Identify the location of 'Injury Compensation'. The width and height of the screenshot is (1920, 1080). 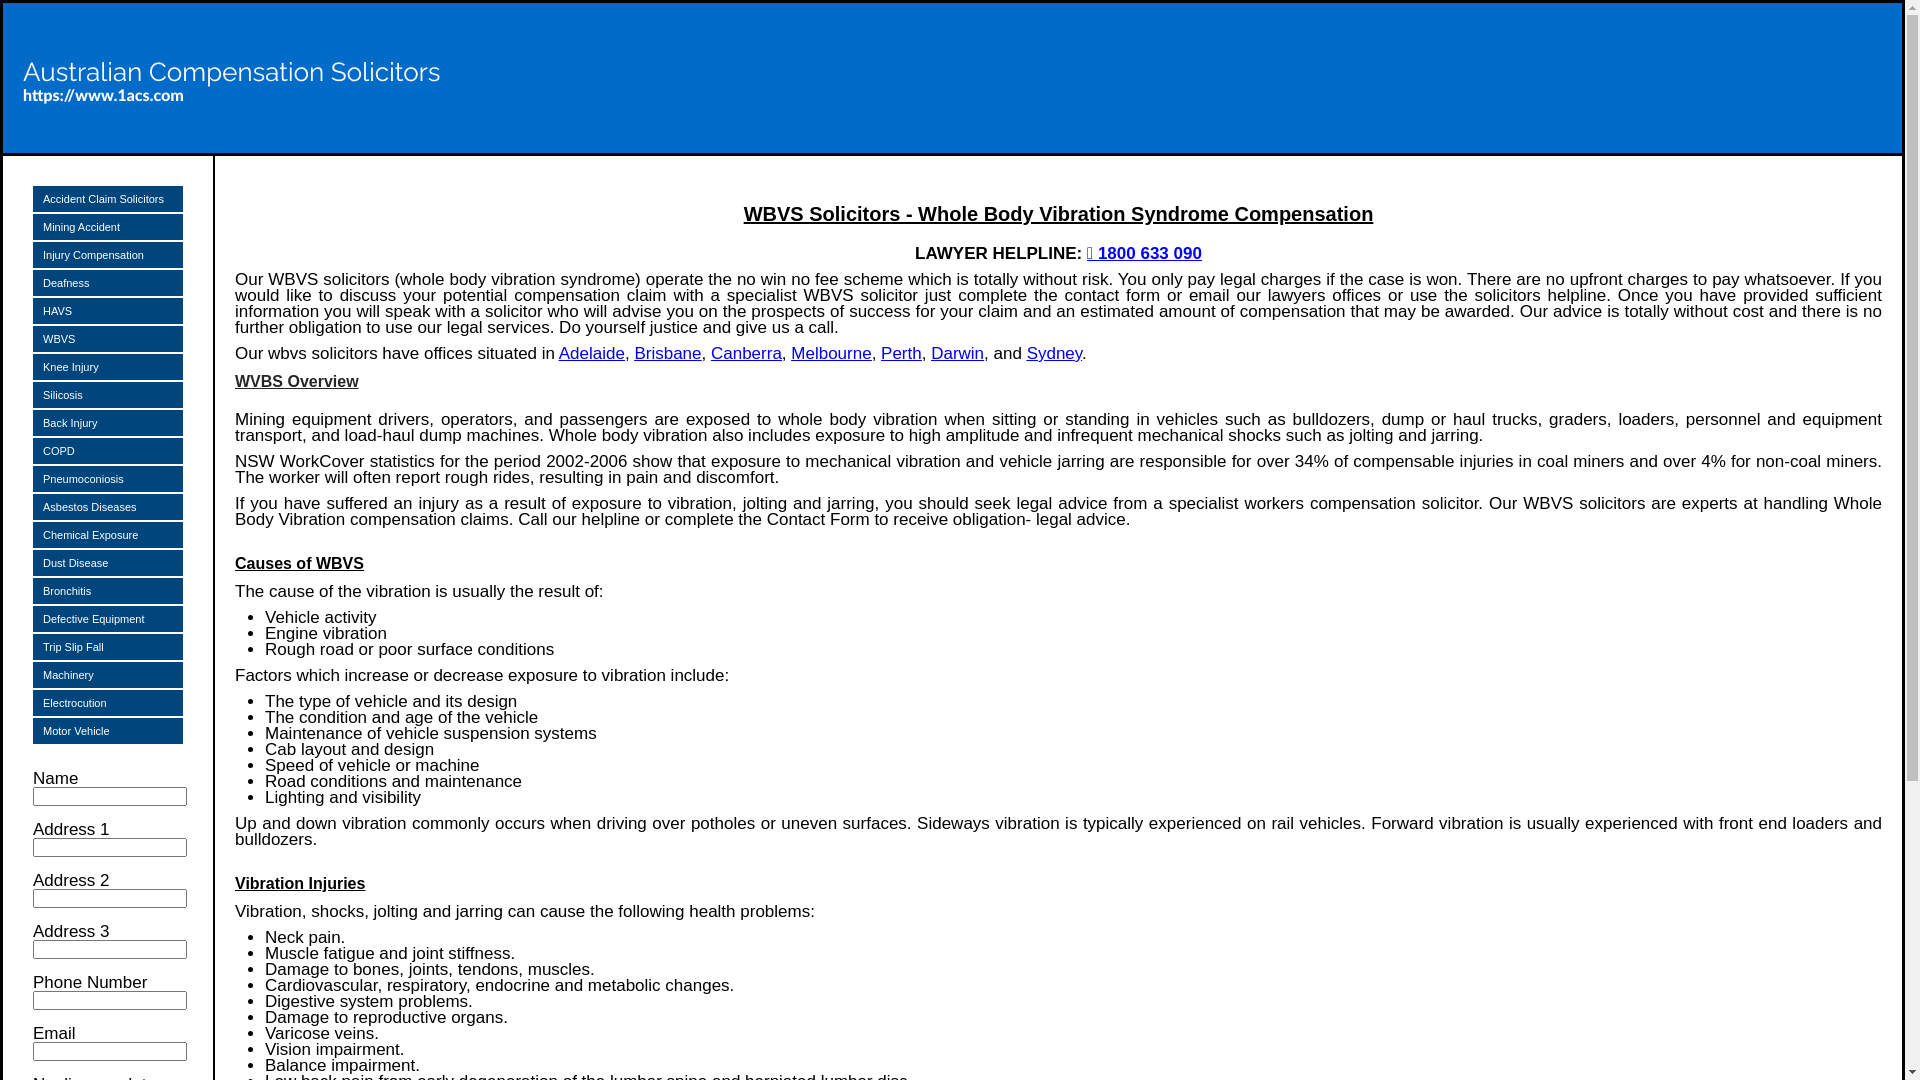
(106, 253).